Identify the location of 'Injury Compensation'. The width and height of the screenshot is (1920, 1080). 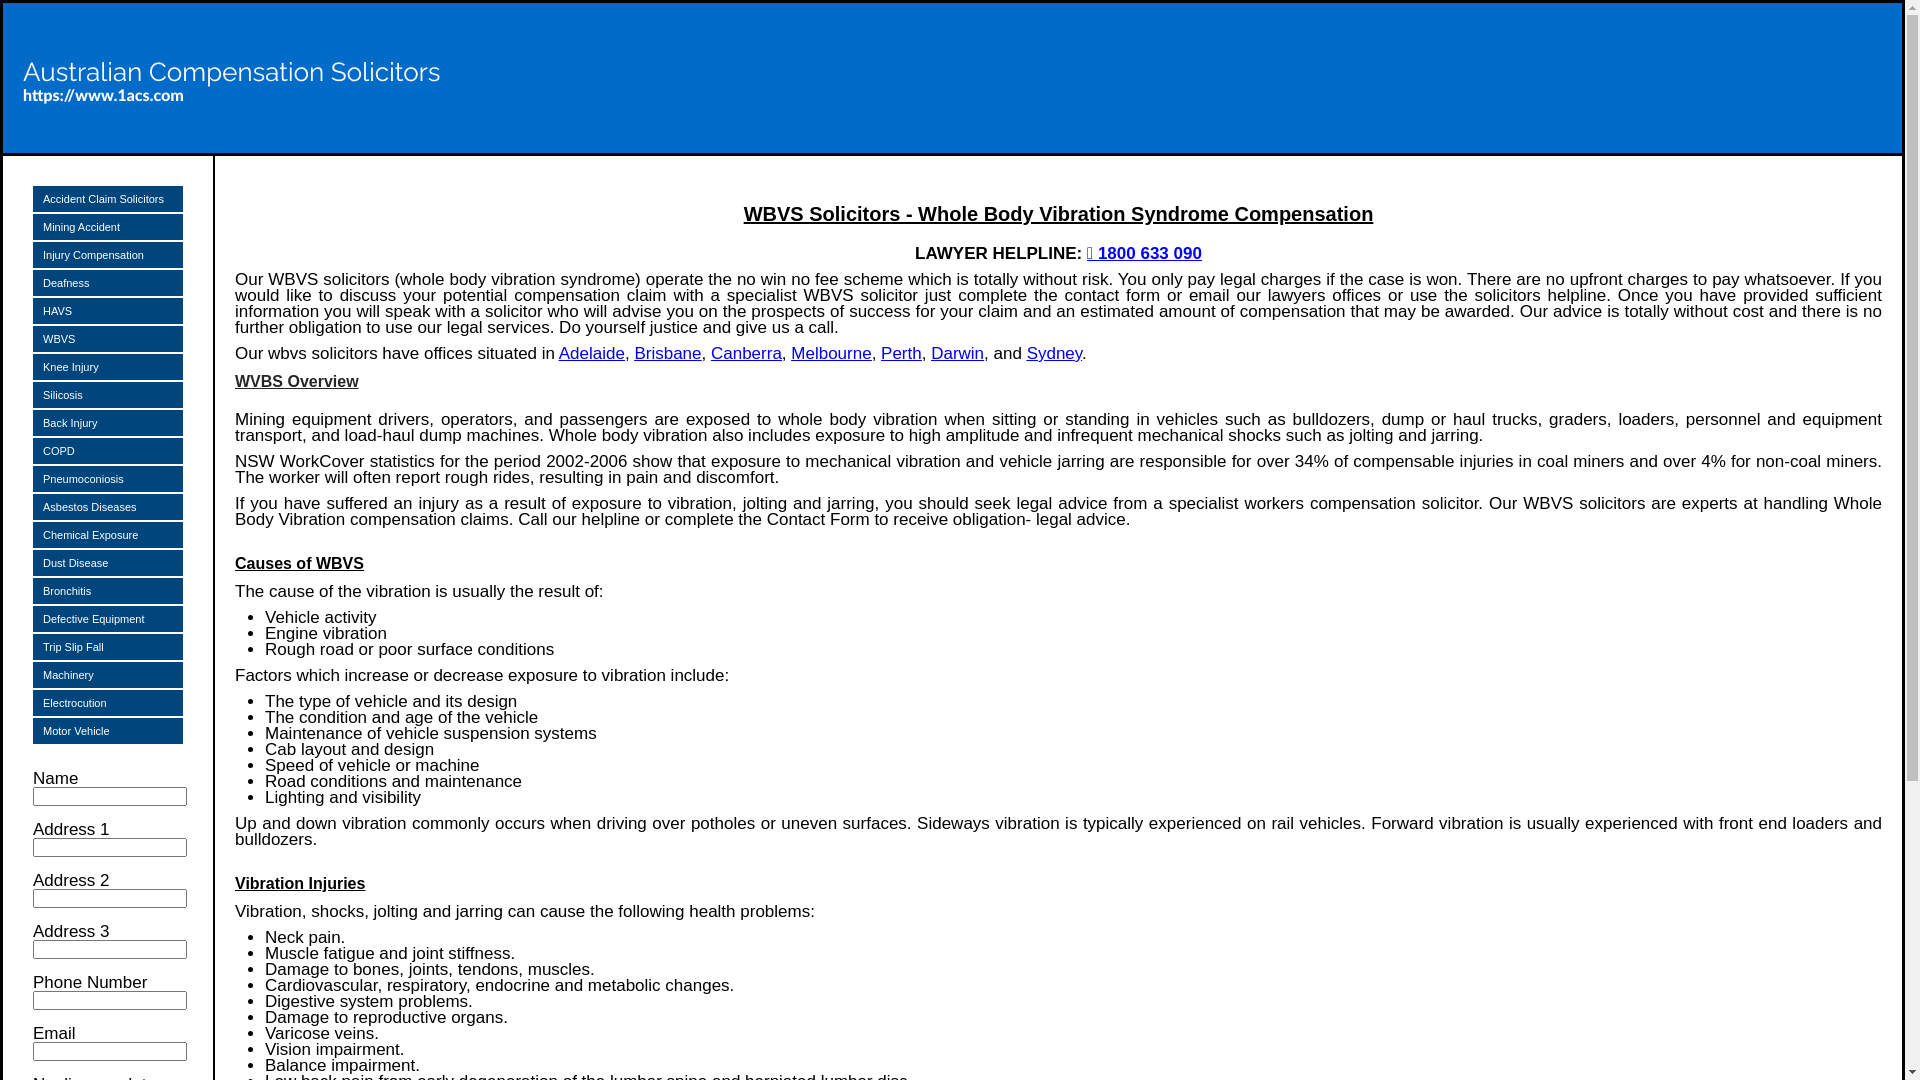
(106, 253).